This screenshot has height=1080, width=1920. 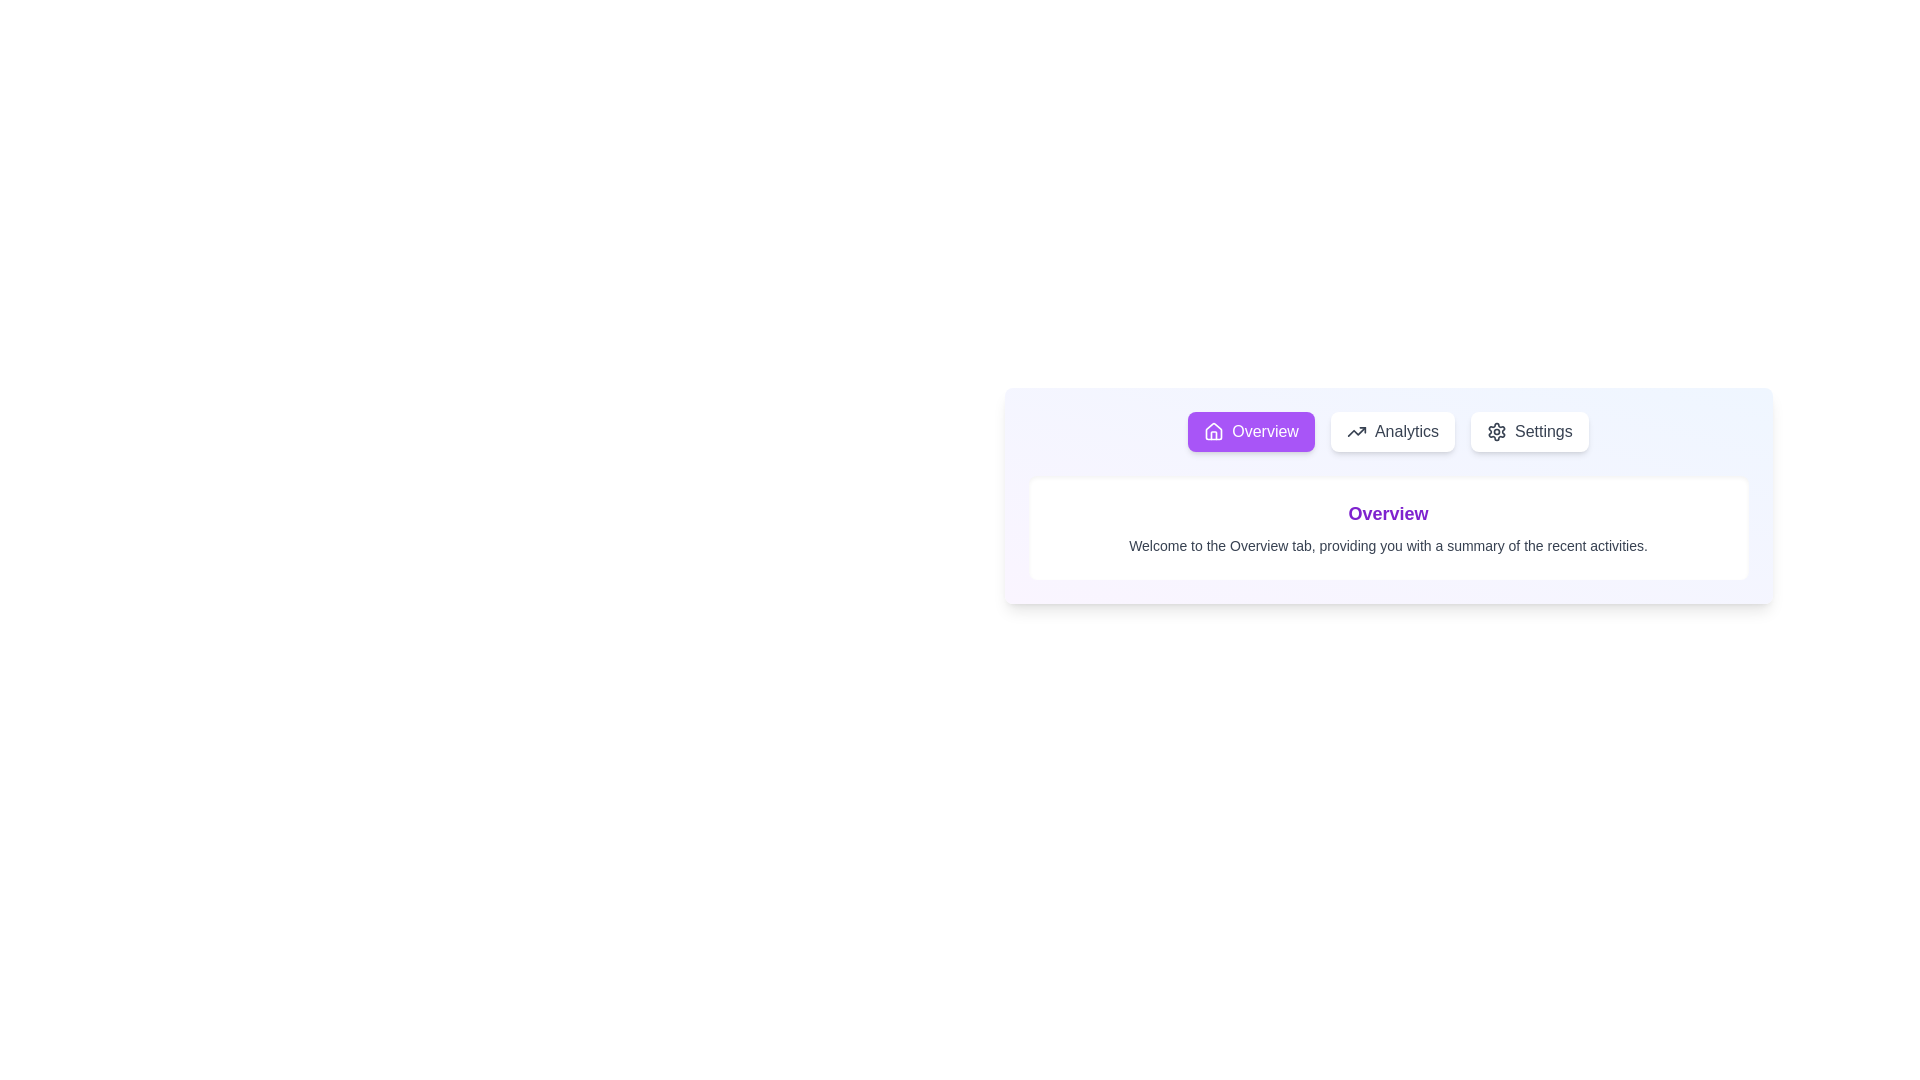 I want to click on left segment of the trending icon graphical shape within the SVG graphic located in the upper right of the interface for debugging purposes, so click(x=1356, y=431).